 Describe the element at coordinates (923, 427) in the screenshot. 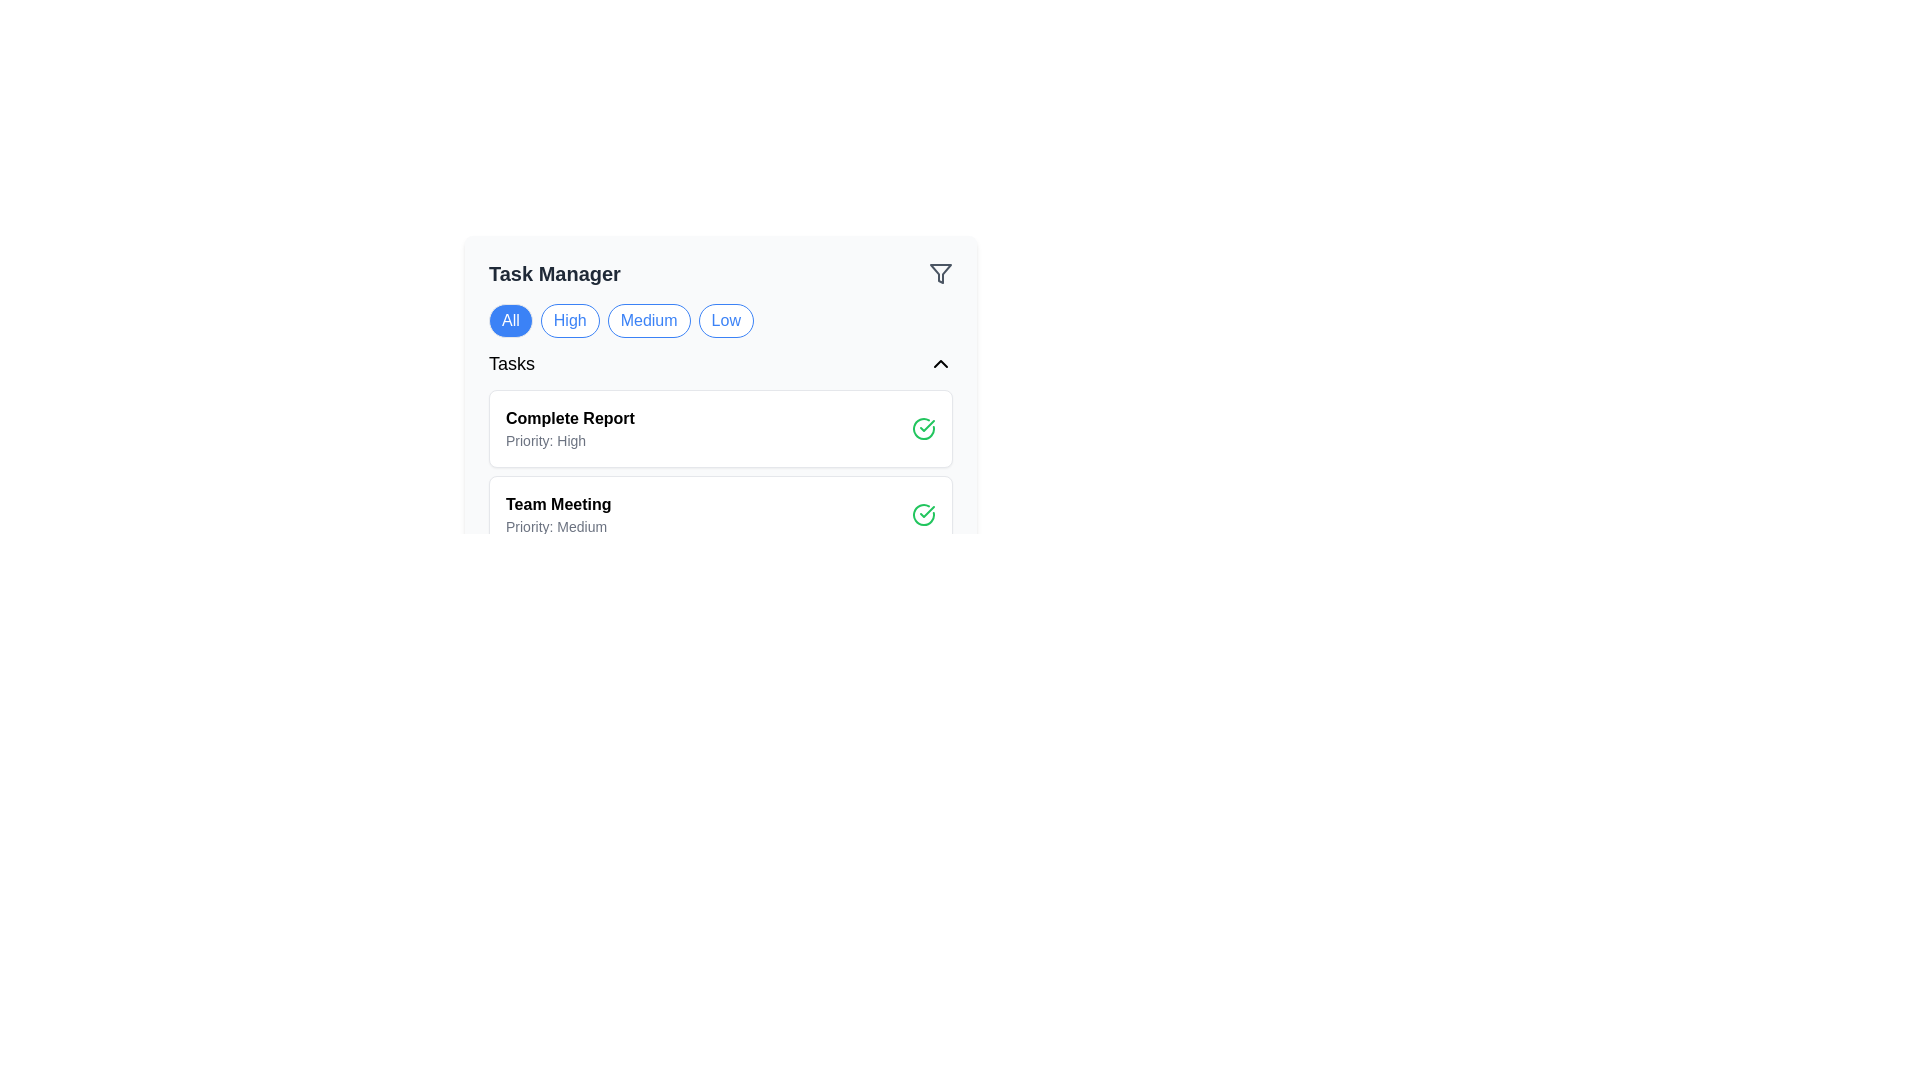

I see `the check mark icon indicating the completion status of the 'Team Meeting' task, which is the second task item icon in the list view` at that location.